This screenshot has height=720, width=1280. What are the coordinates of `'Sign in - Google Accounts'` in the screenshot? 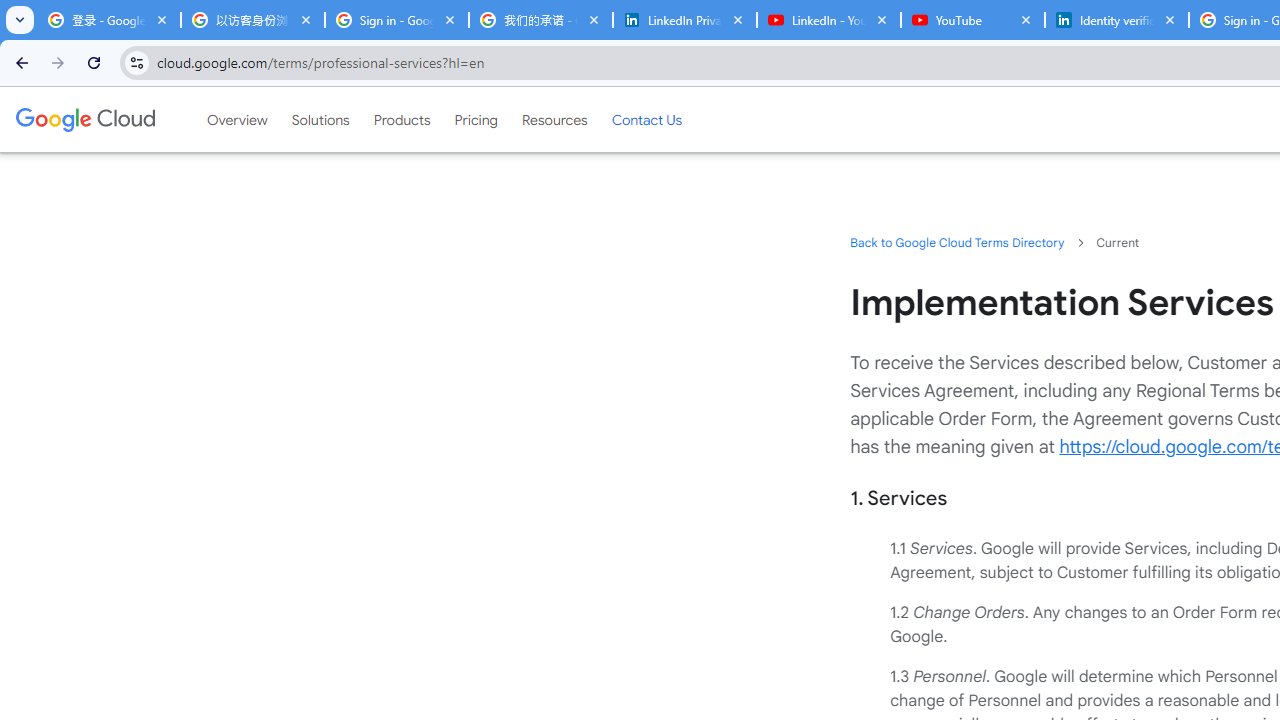 It's located at (396, 20).